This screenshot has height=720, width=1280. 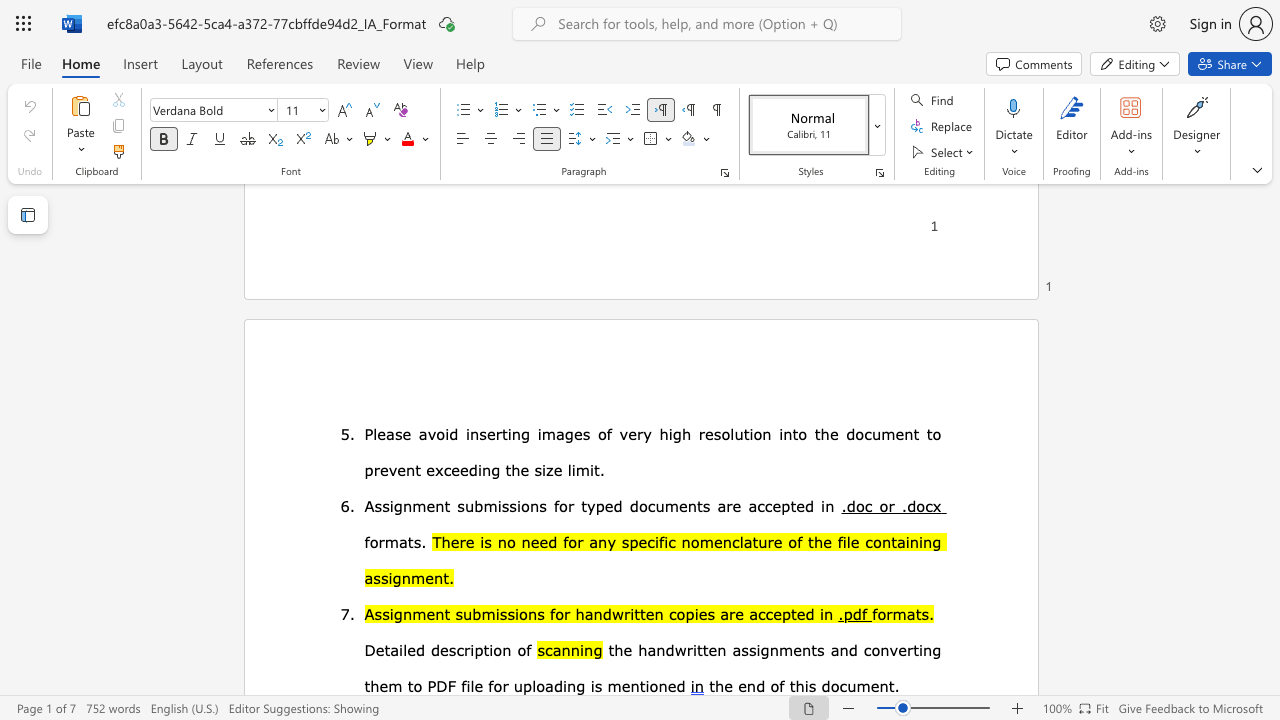 What do you see at coordinates (737, 685) in the screenshot?
I see `the subset text "end of th" within the text "the end of this document."` at bounding box center [737, 685].